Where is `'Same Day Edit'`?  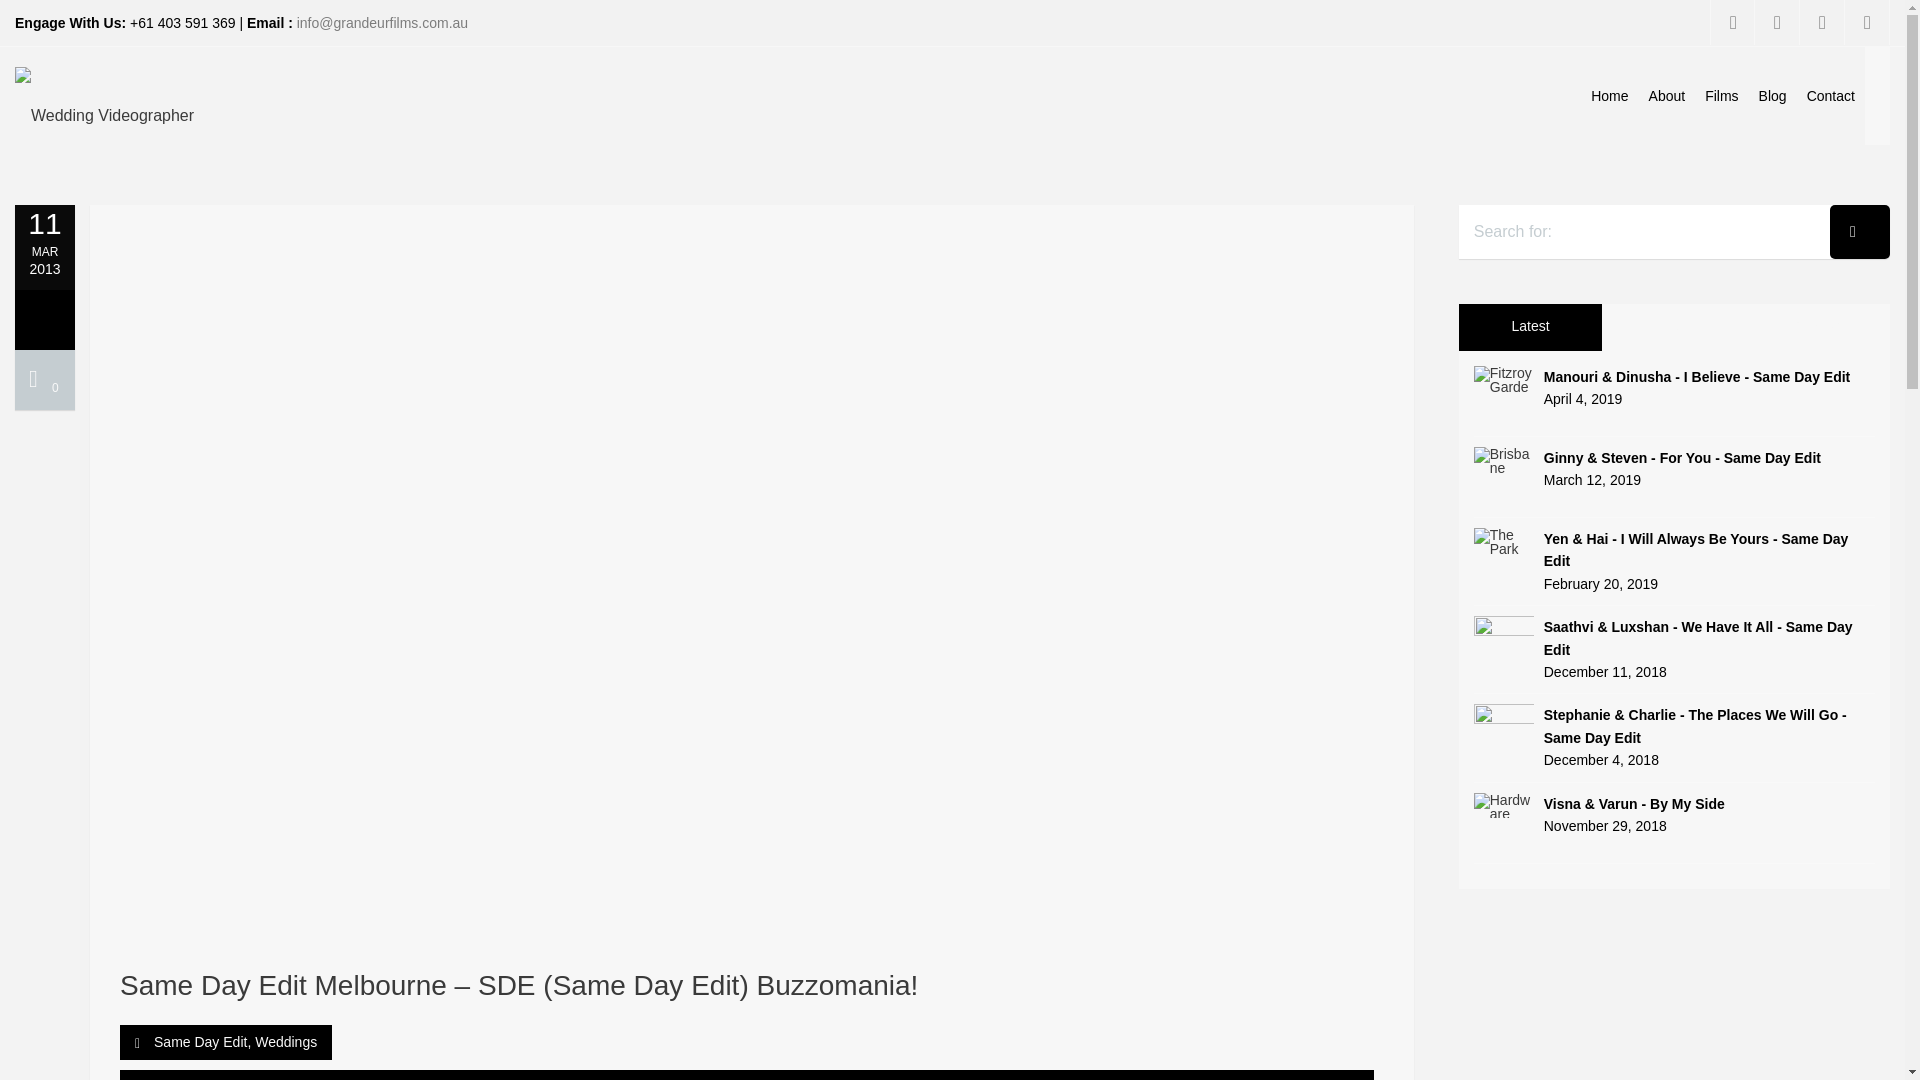
'Same Day Edit' is located at coordinates (200, 1040).